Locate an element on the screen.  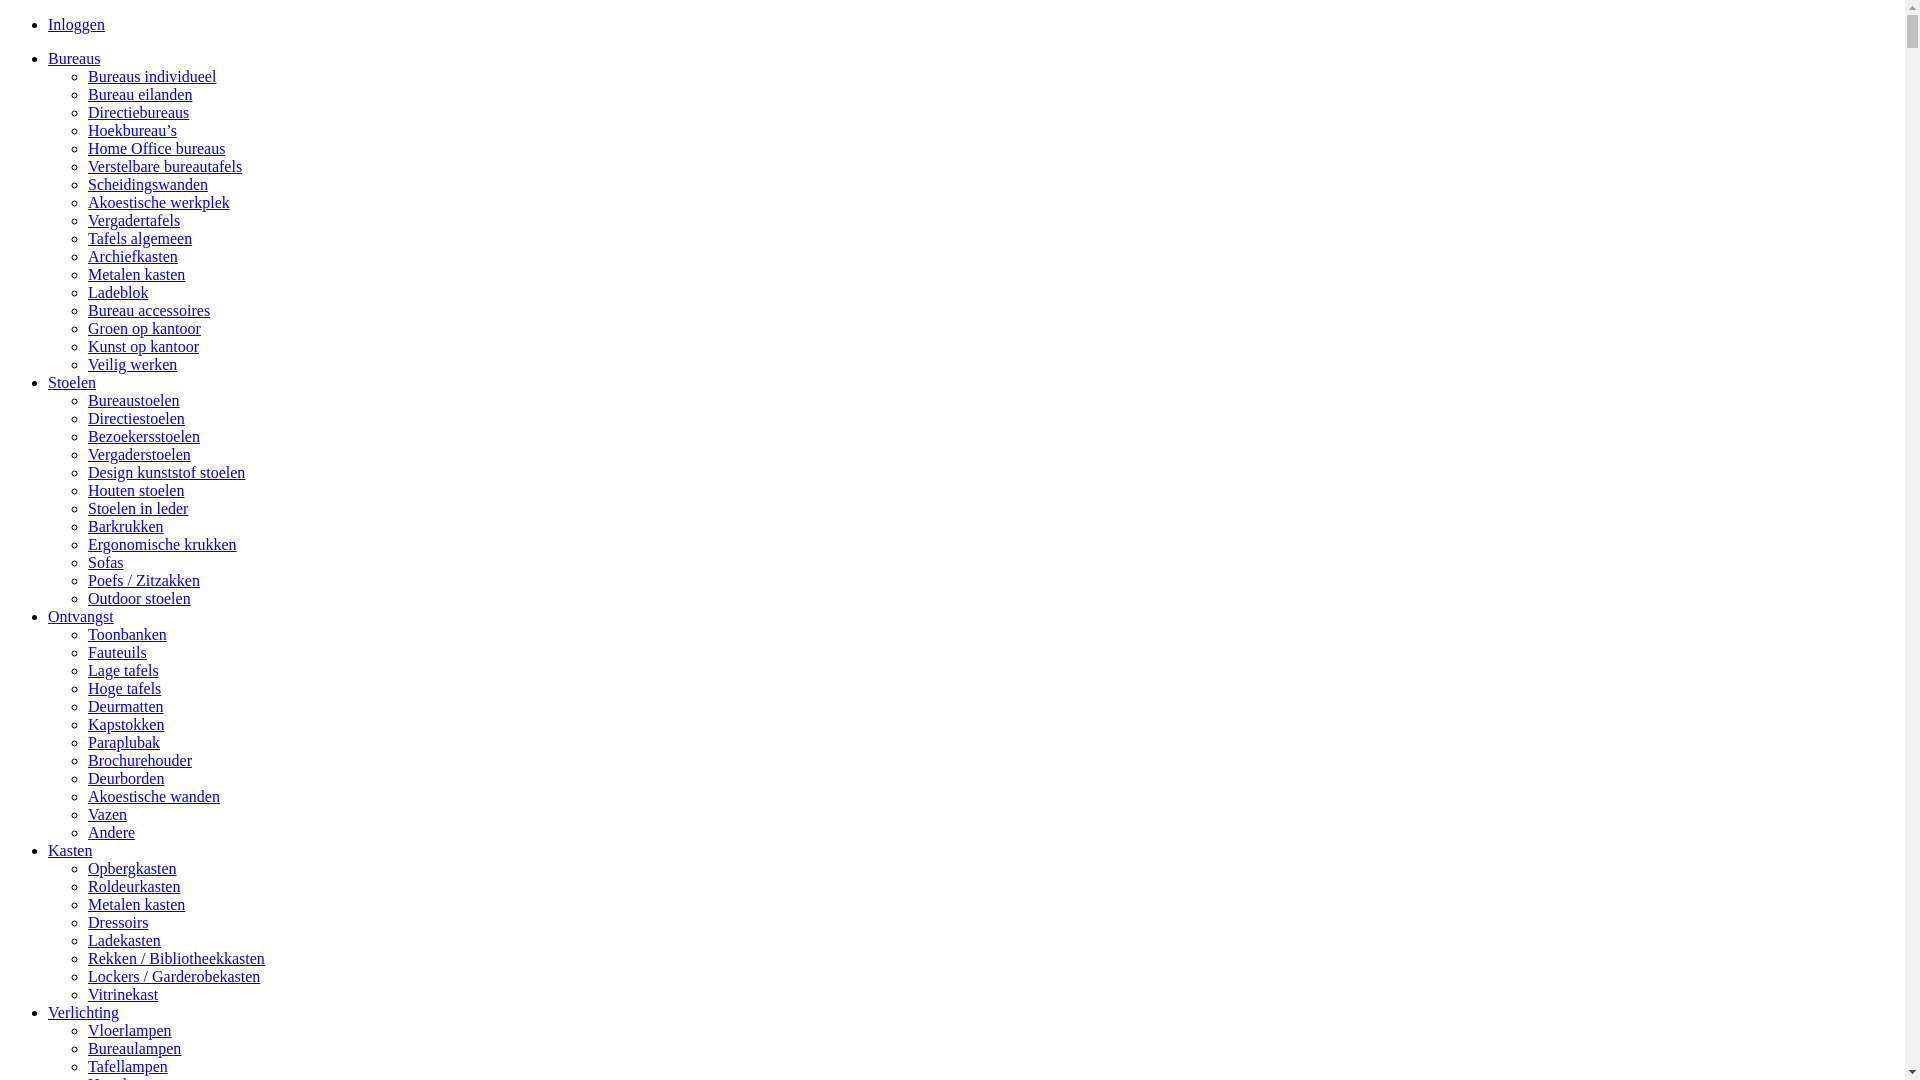
'Rekken / Bibliotheekkasten' is located at coordinates (176, 957).